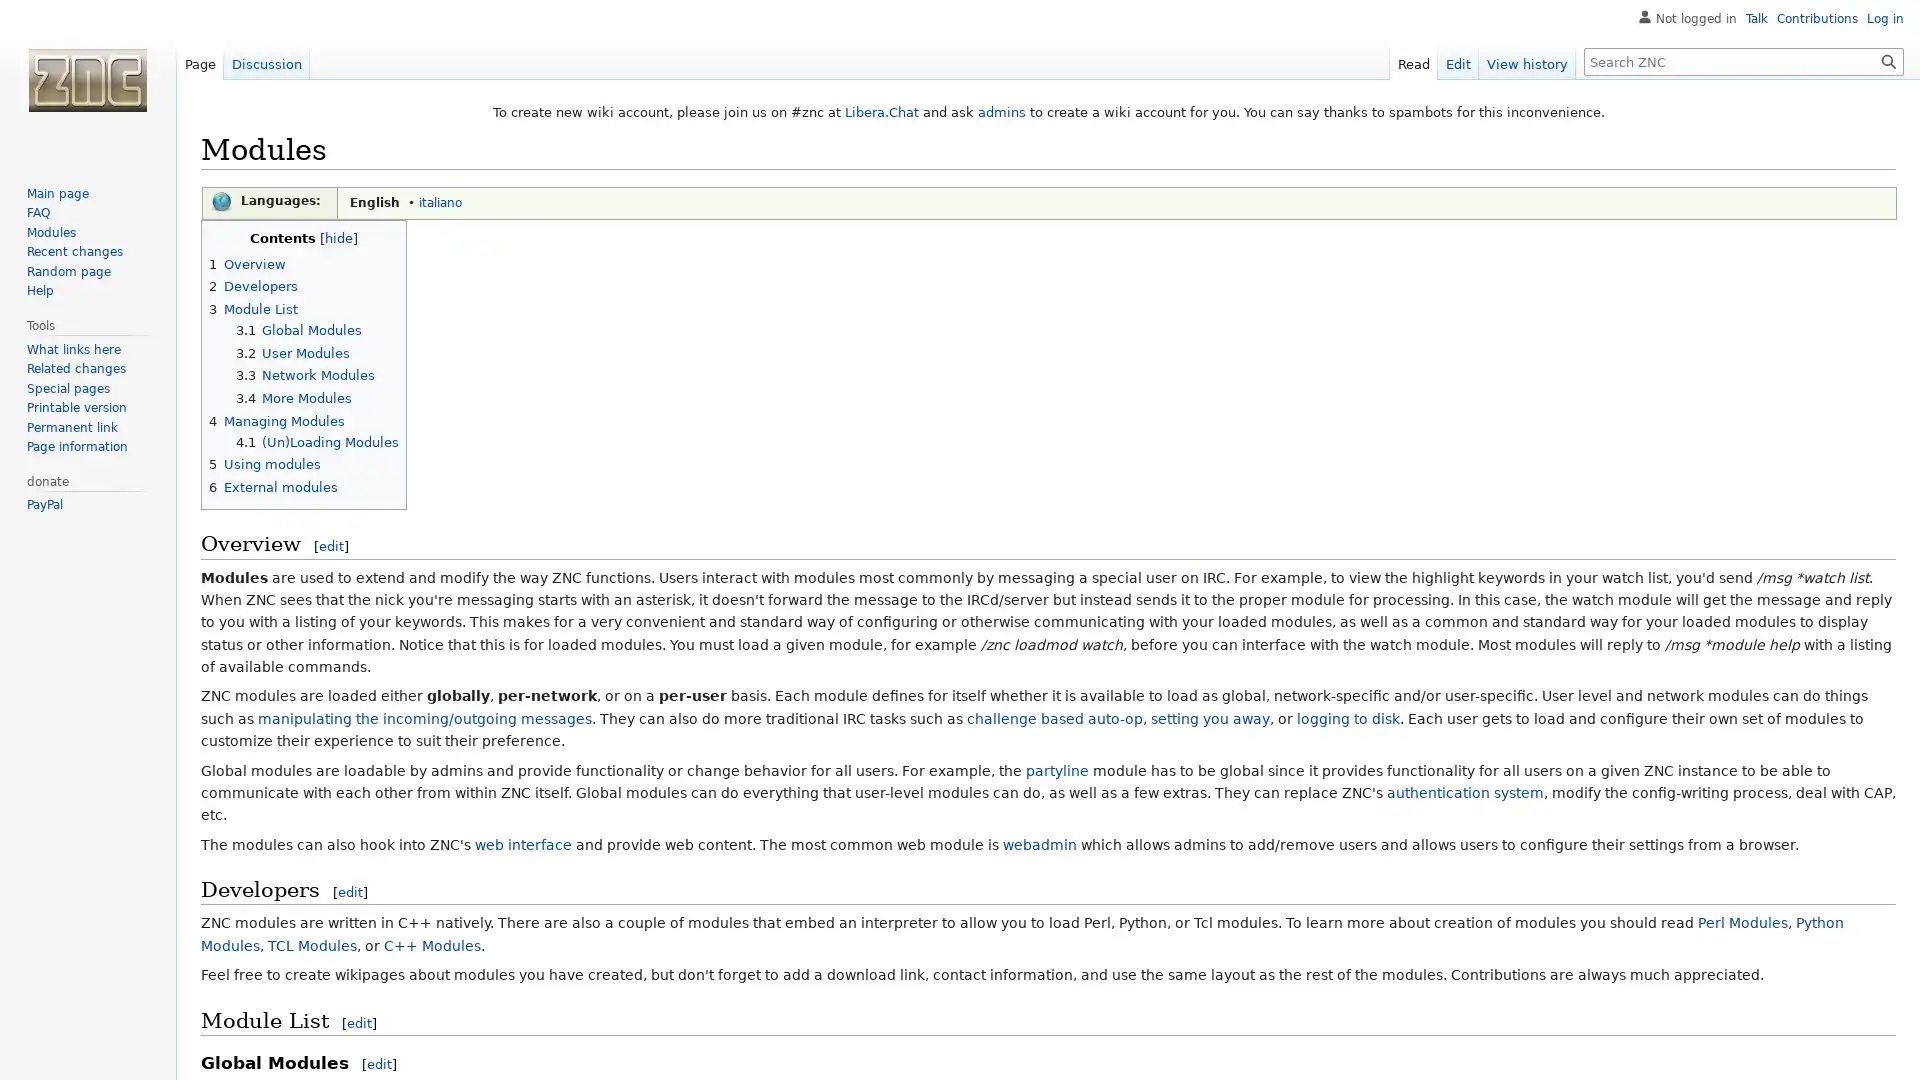 The width and height of the screenshot is (1920, 1080). What do you see at coordinates (1888, 60) in the screenshot?
I see `Go` at bounding box center [1888, 60].